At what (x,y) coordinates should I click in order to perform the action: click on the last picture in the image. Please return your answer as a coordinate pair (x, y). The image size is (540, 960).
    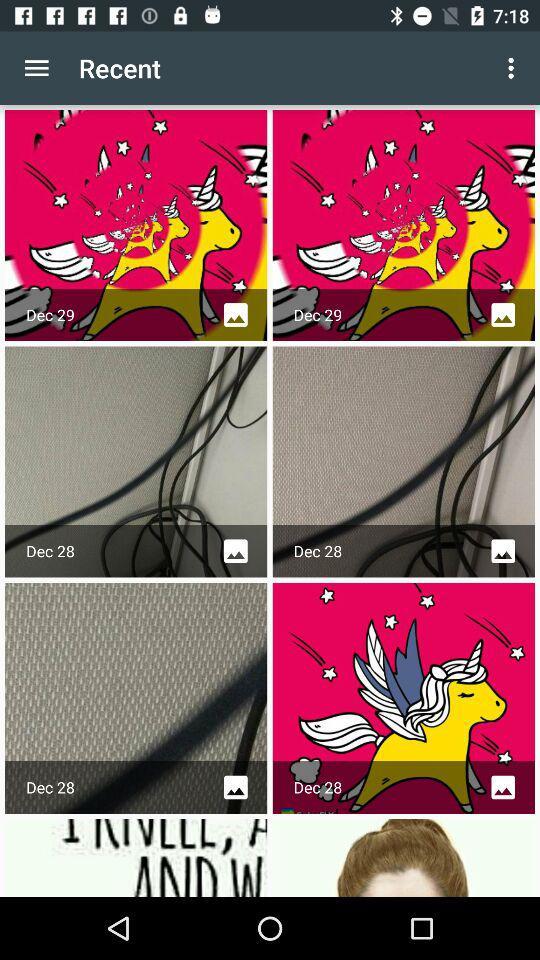
    Looking at the image, I should click on (403, 856).